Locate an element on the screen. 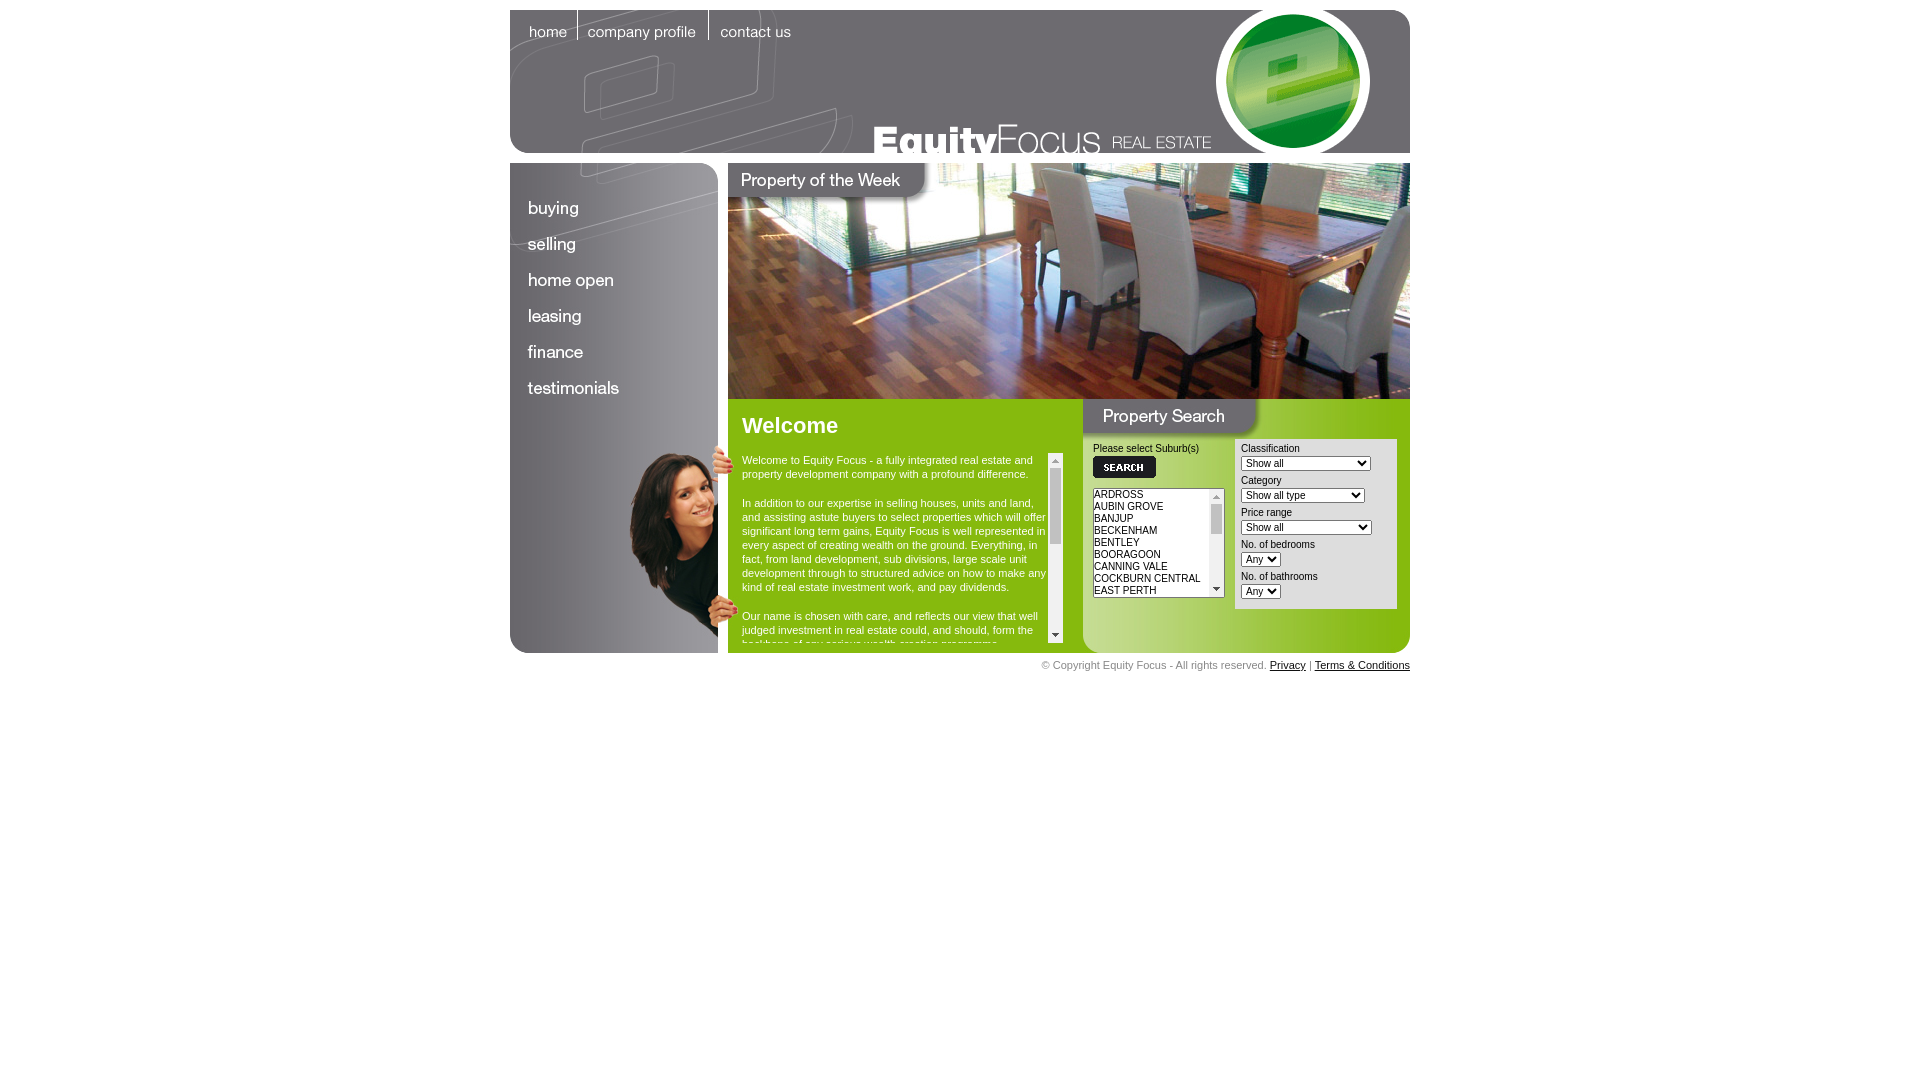 This screenshot has height=1080, width=1920. 'finance' is located at coordinates (613, 352).